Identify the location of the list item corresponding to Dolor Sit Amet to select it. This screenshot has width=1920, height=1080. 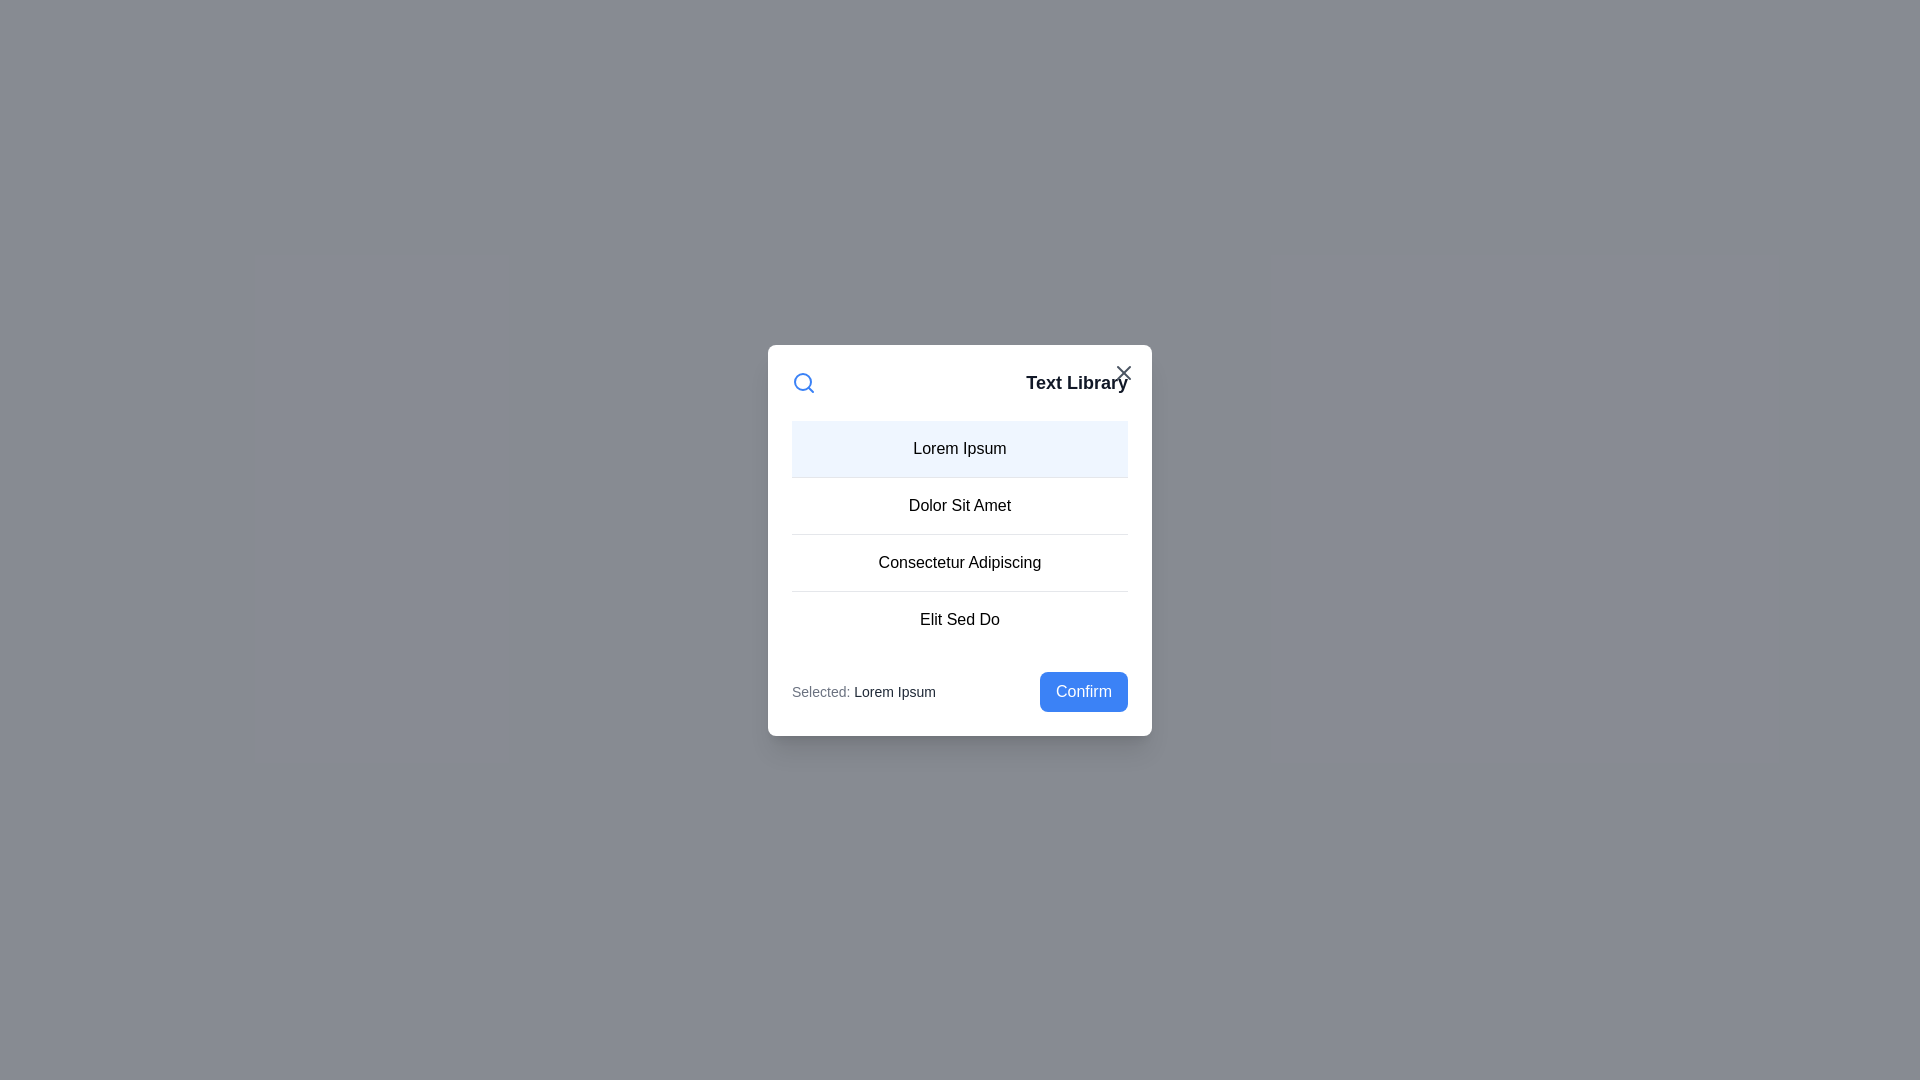
(960, 504).